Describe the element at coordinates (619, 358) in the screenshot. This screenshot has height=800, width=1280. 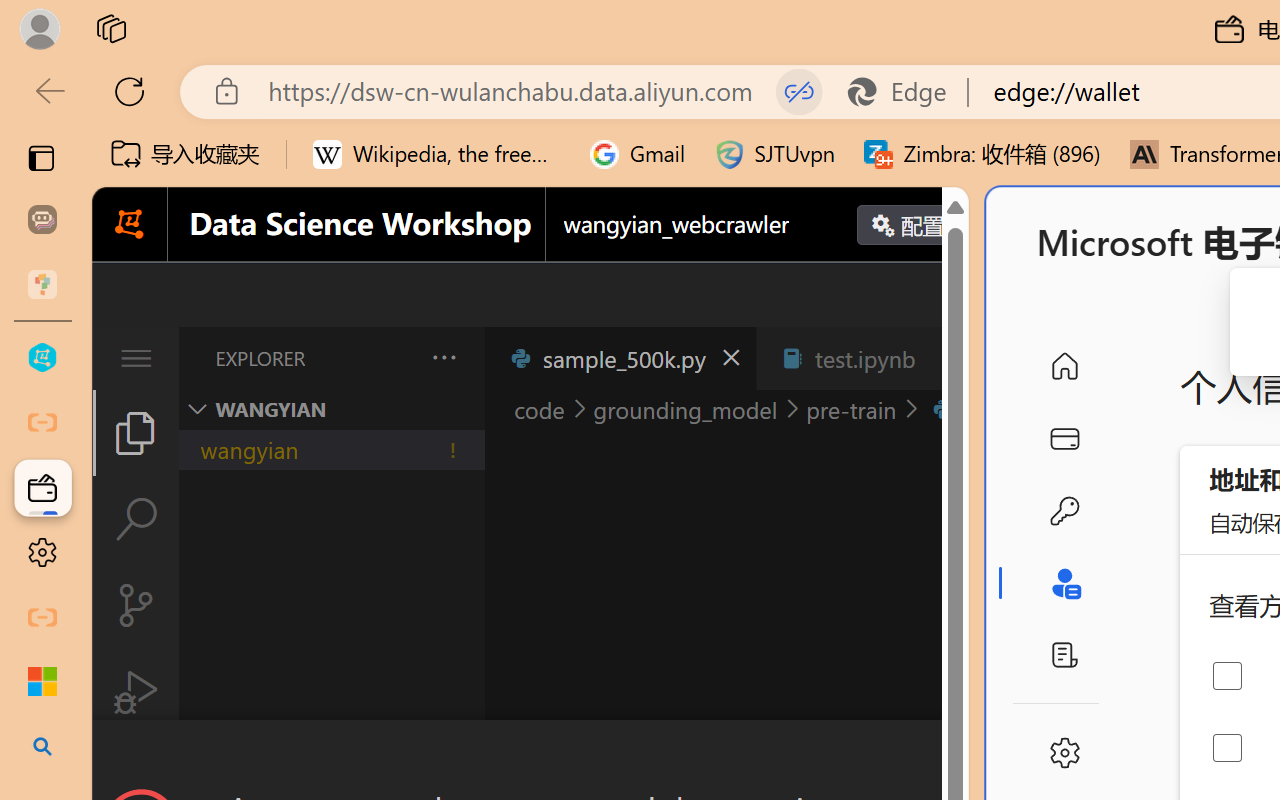
I see `'sample_500k.py'` at that location.